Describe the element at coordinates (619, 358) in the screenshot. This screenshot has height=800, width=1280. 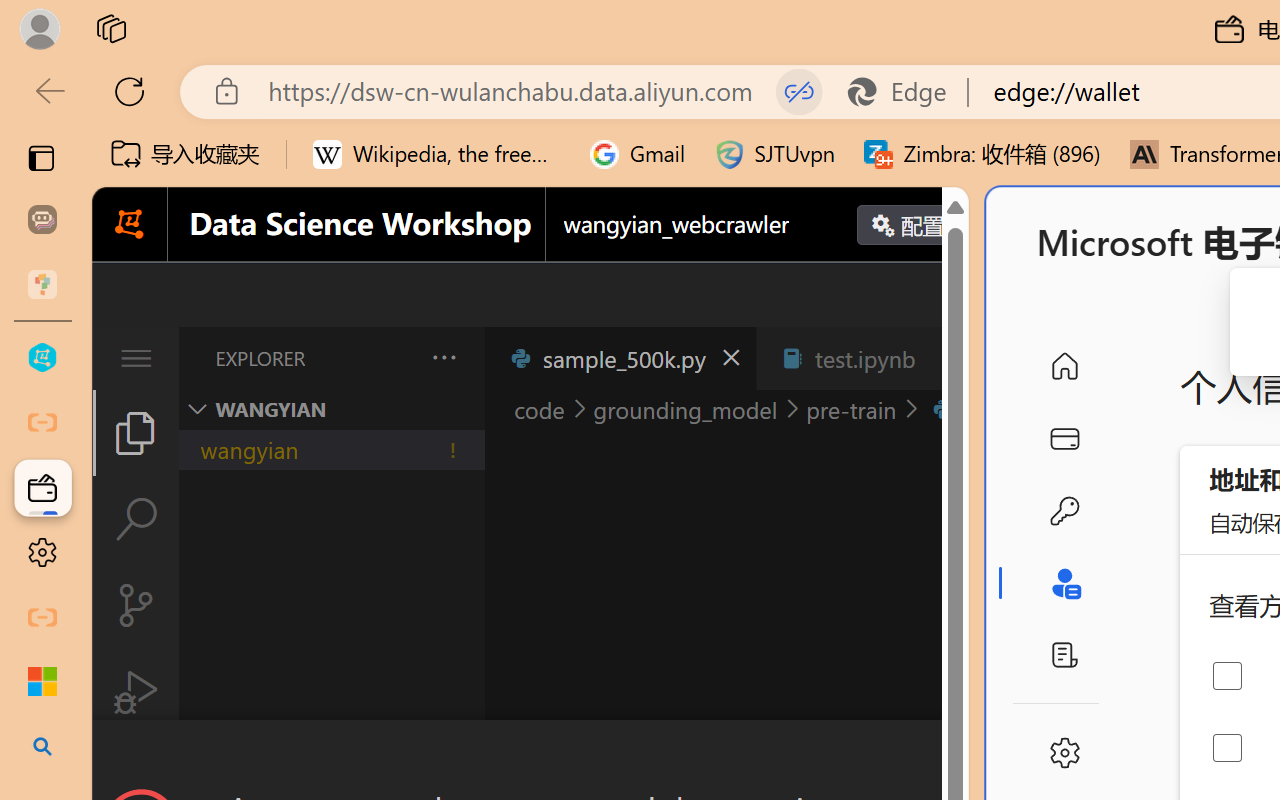
I see `'sample_500k.py'` at that location.